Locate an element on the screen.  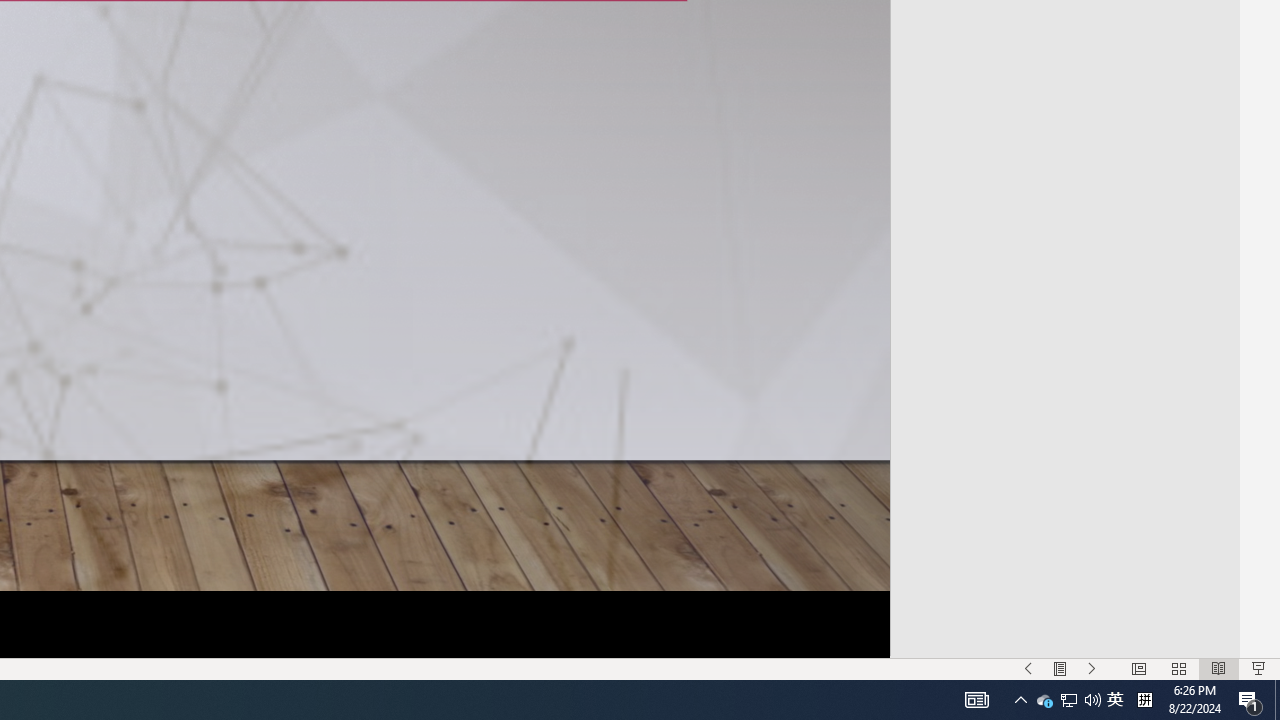
'Menu On' is located at coordinates (1059, 669).